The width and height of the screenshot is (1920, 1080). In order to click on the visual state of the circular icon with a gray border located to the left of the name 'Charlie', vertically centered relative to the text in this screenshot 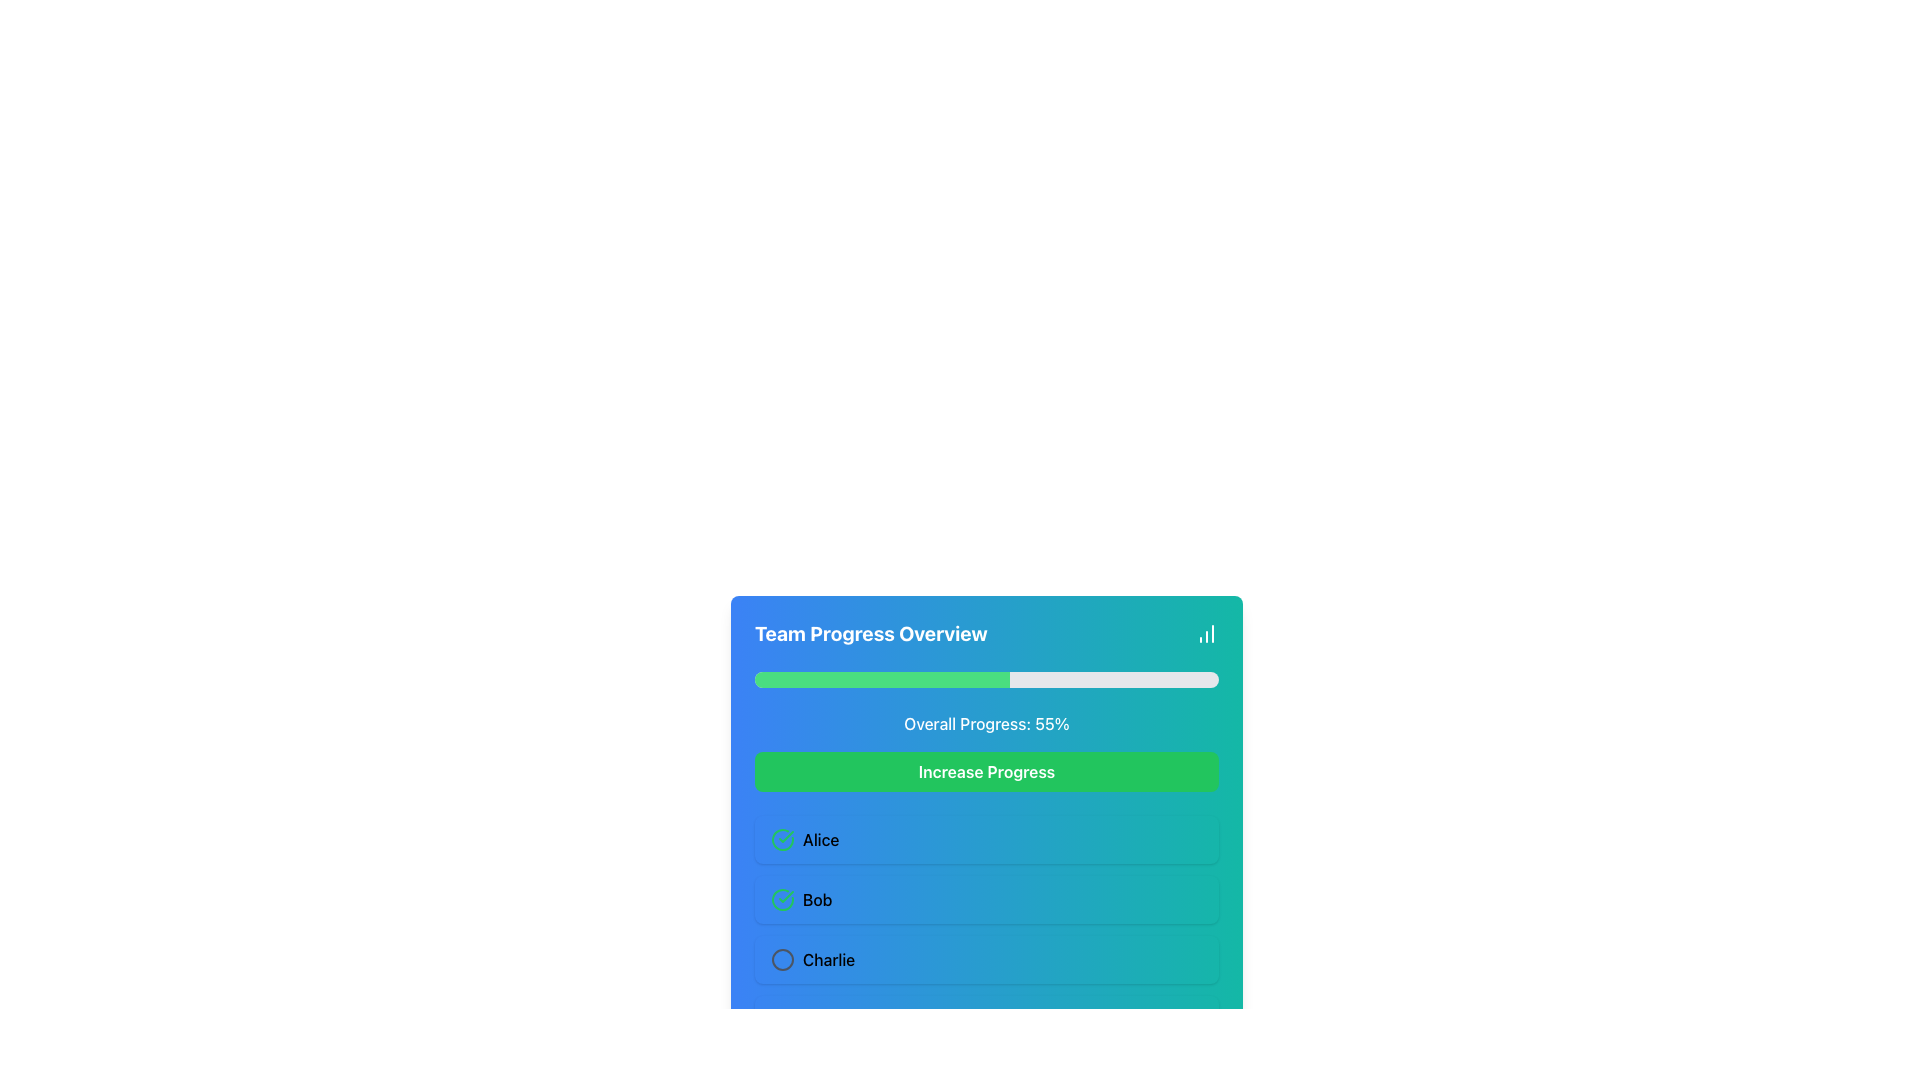, I will do `click(781, 959)`.